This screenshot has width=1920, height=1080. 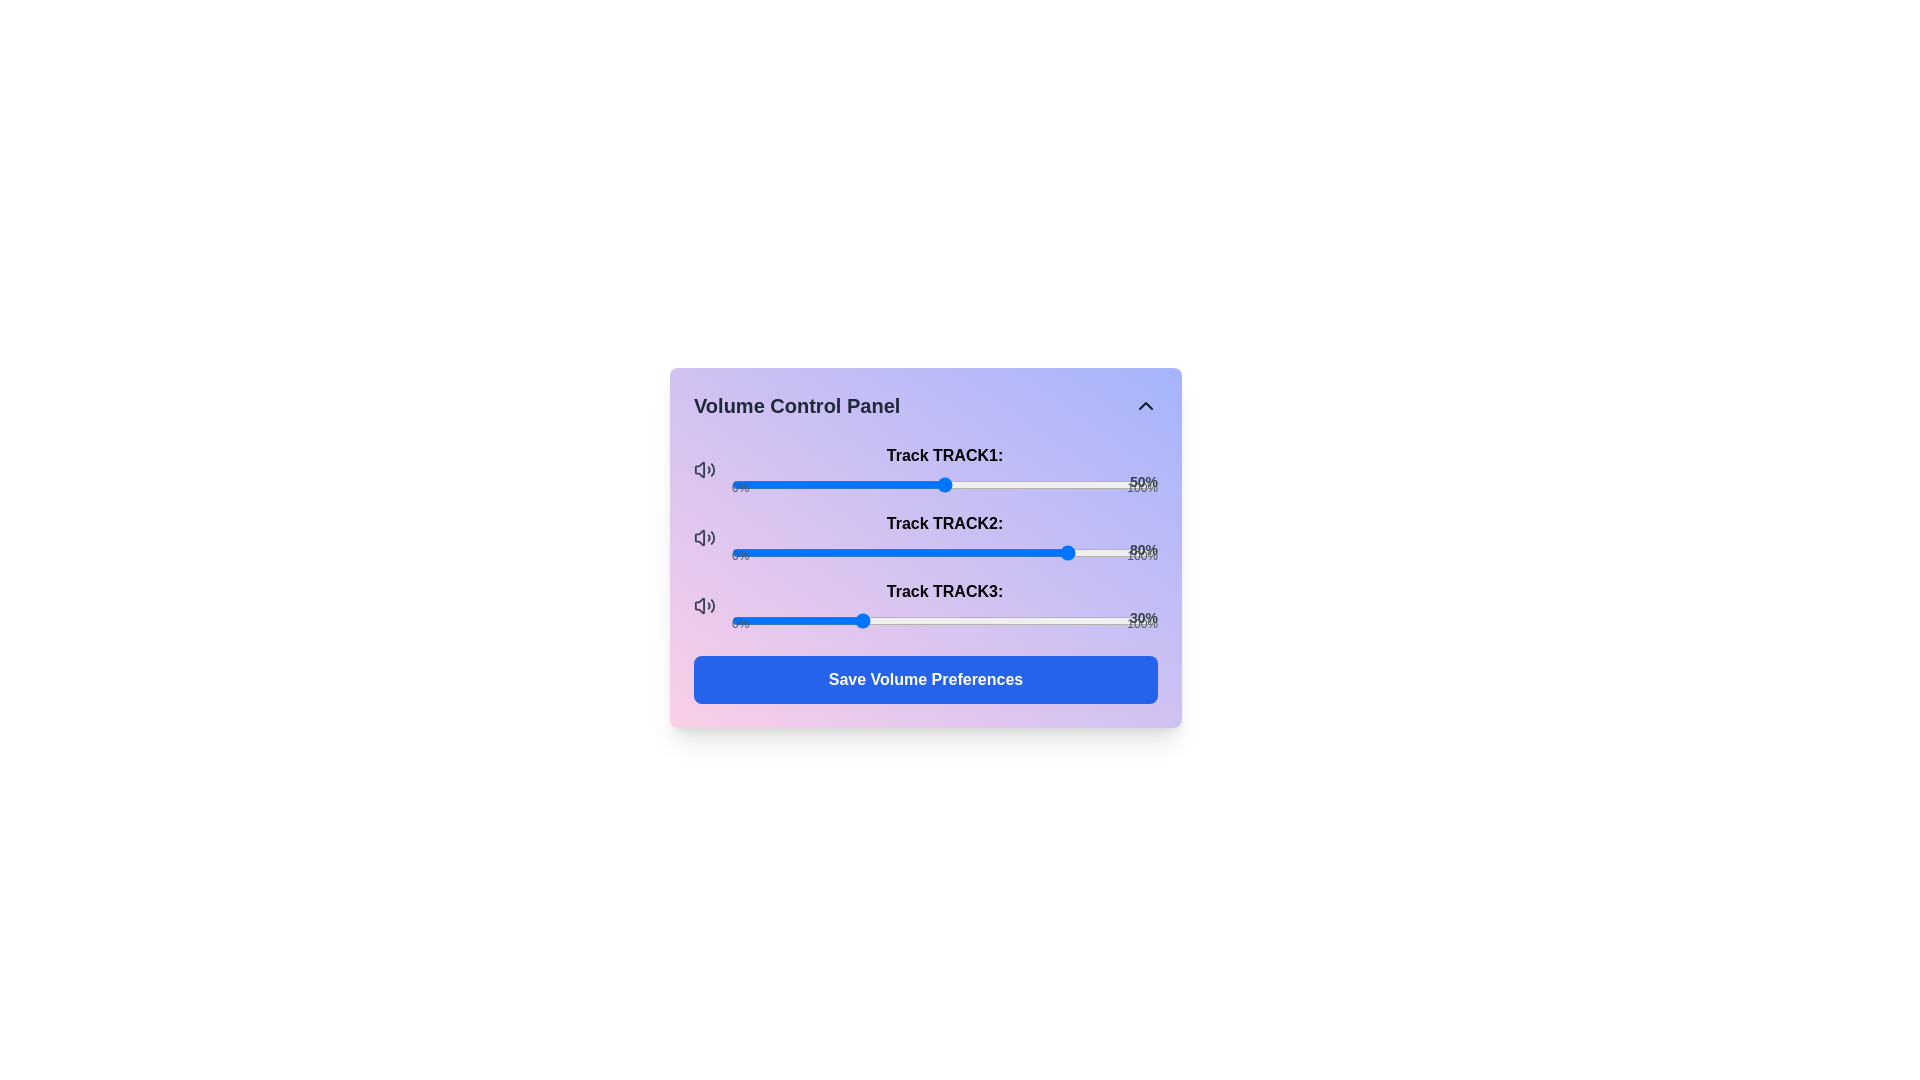 I want to click on the volume of 'Track TRACK1', so click(x=1067, y=485).